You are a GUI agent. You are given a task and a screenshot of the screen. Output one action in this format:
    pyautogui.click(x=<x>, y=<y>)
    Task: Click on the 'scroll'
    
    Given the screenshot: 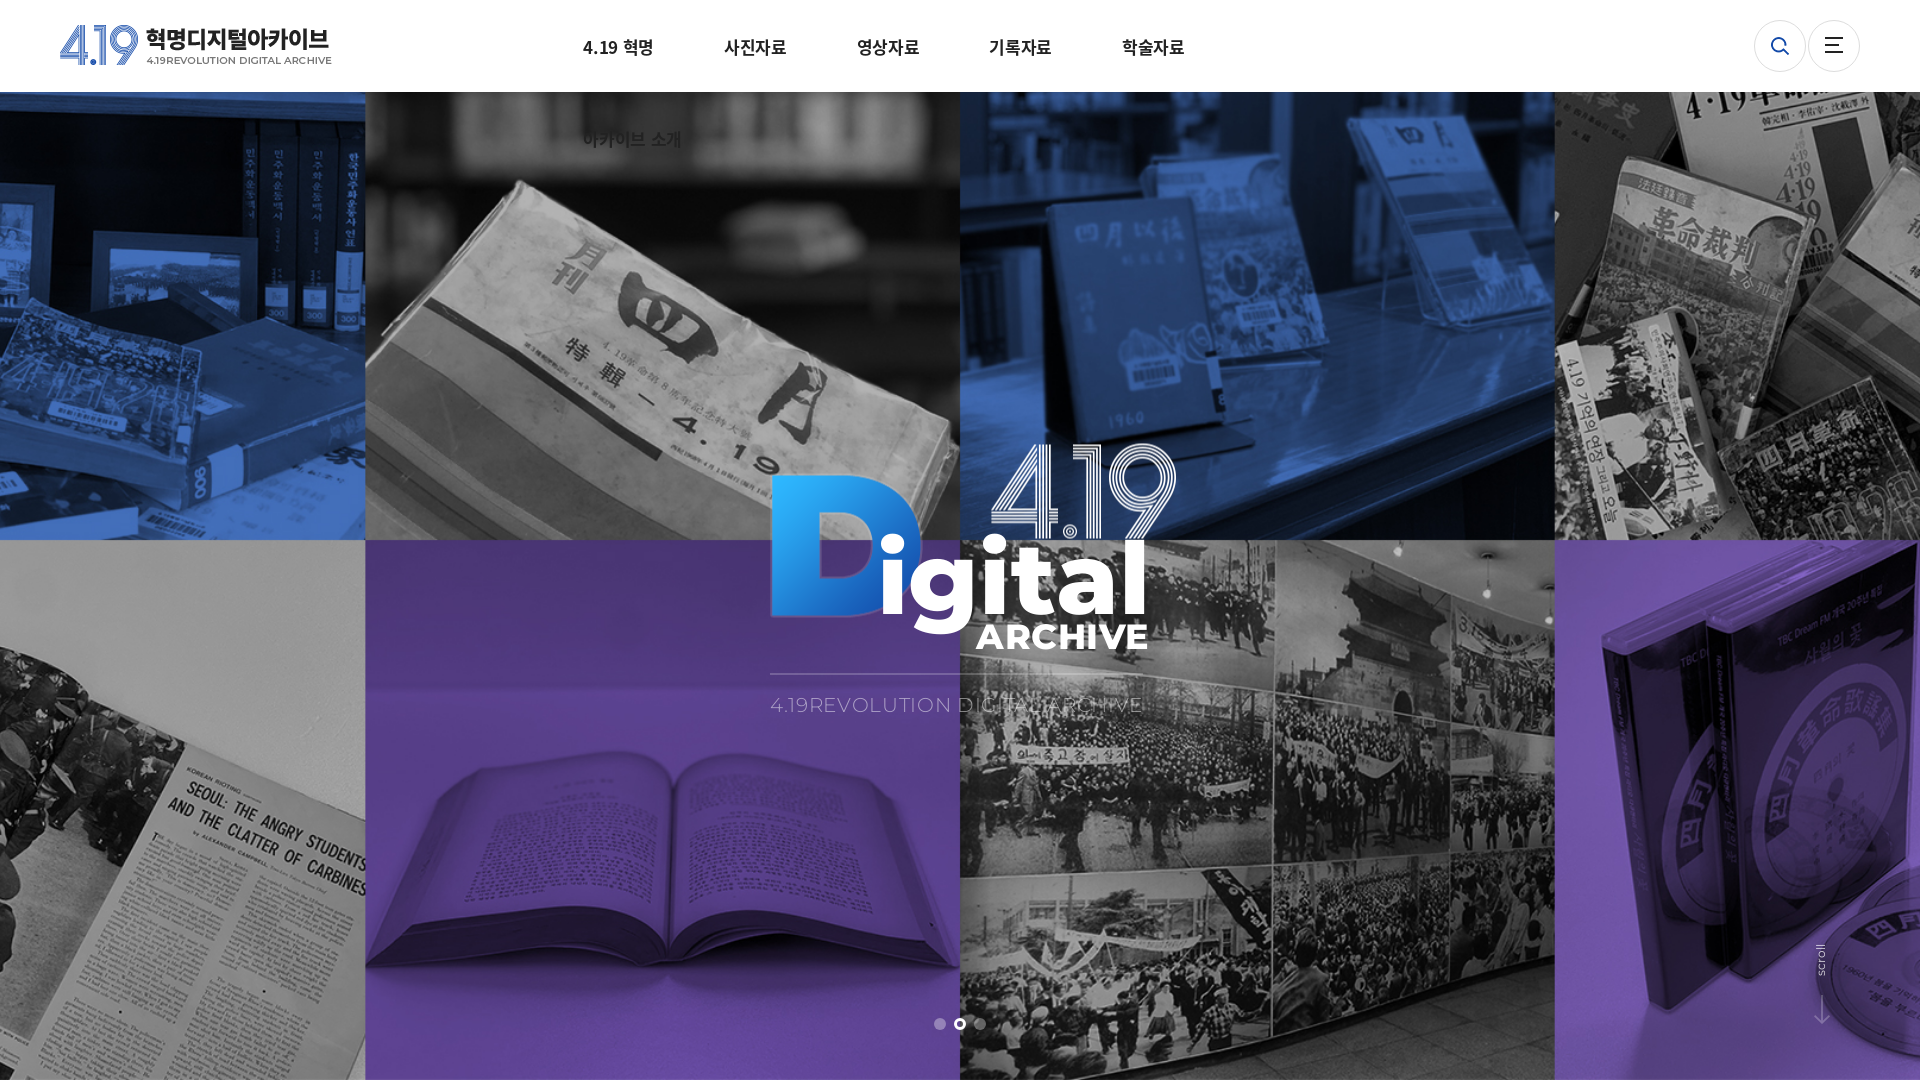 What is the action you would take?
    pyautogui.click(x=1845, y=953)
    